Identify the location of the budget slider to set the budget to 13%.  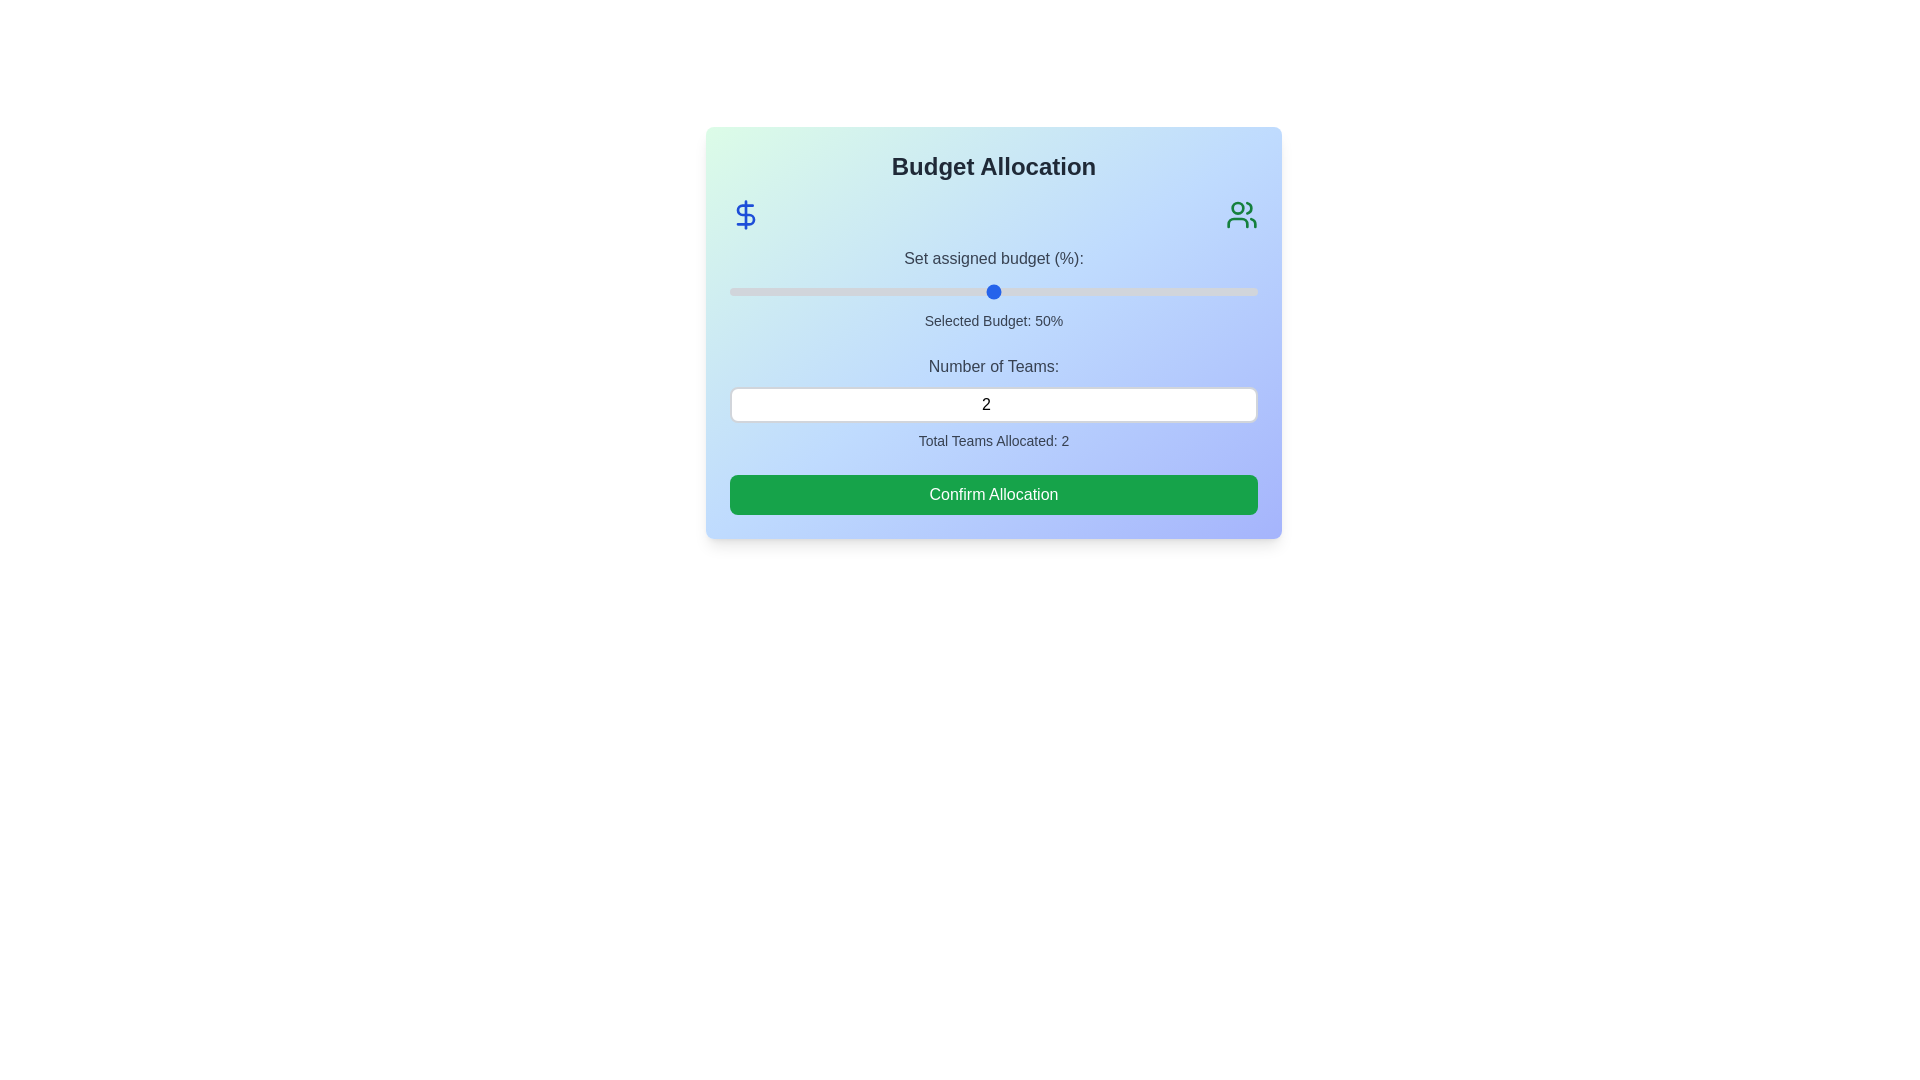
(797, 292).